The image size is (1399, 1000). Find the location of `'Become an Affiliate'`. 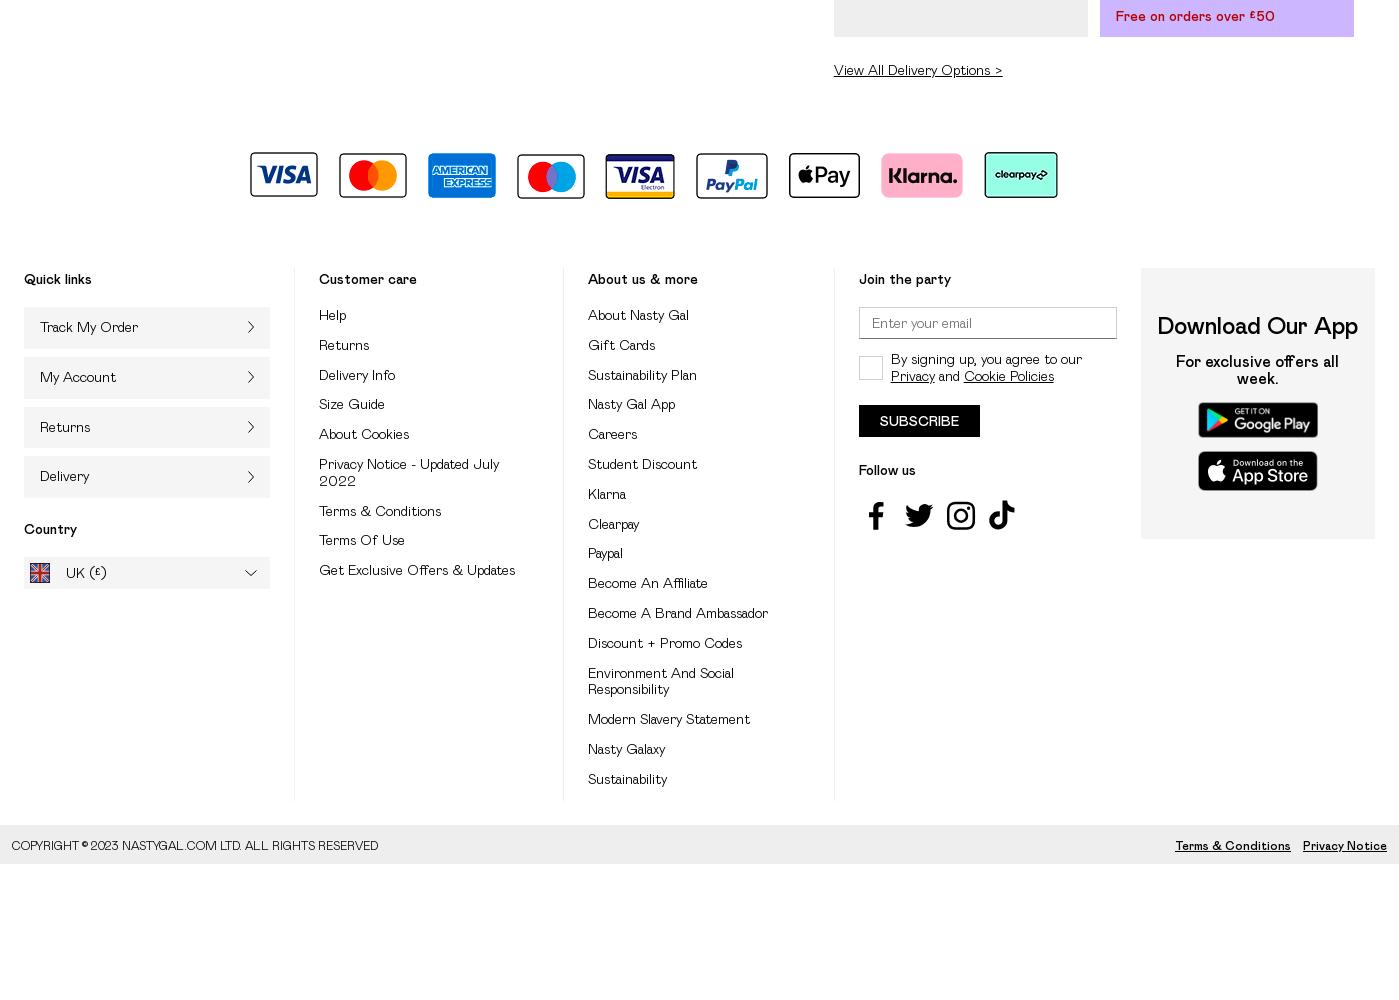

'Become an Affiliate' is located at coordinates (587, 582).